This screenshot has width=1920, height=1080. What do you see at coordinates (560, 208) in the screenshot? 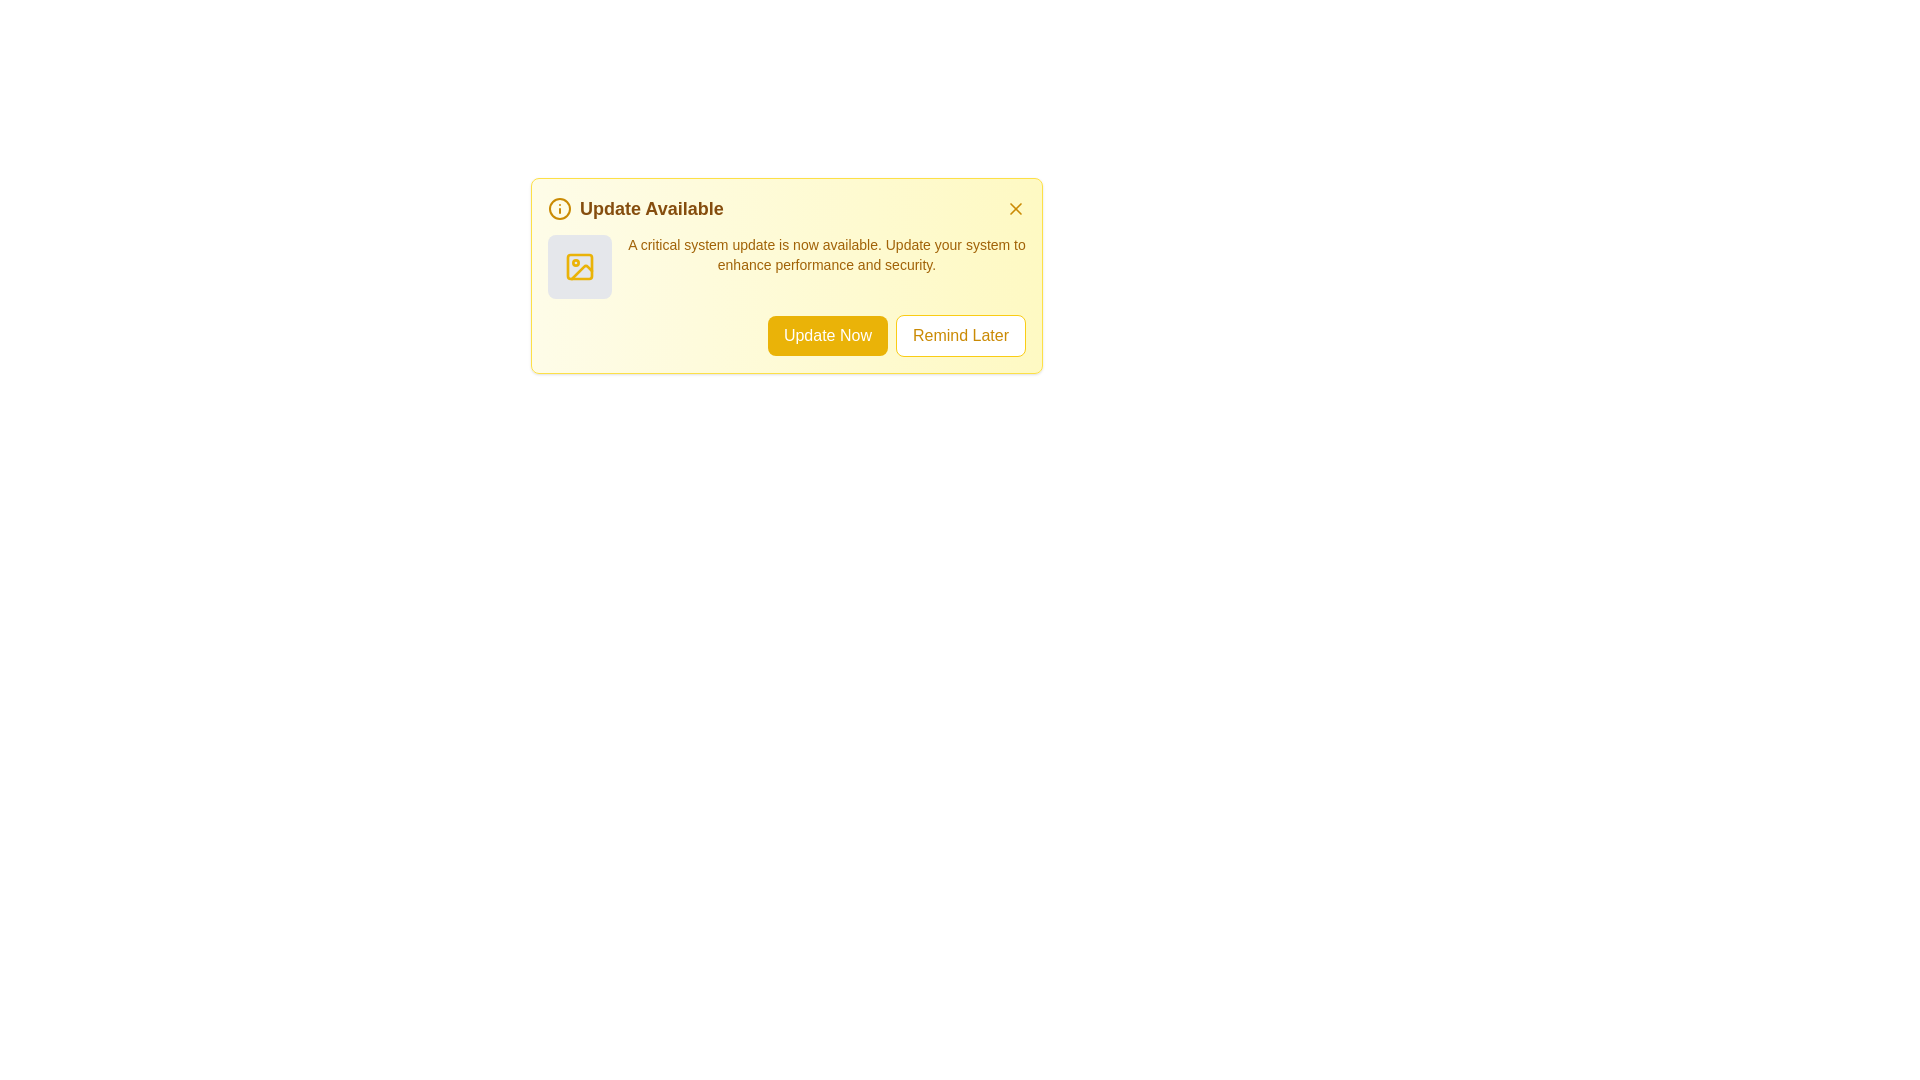
I see `the informational icon to interact with it` at bounding box center [560, 208].